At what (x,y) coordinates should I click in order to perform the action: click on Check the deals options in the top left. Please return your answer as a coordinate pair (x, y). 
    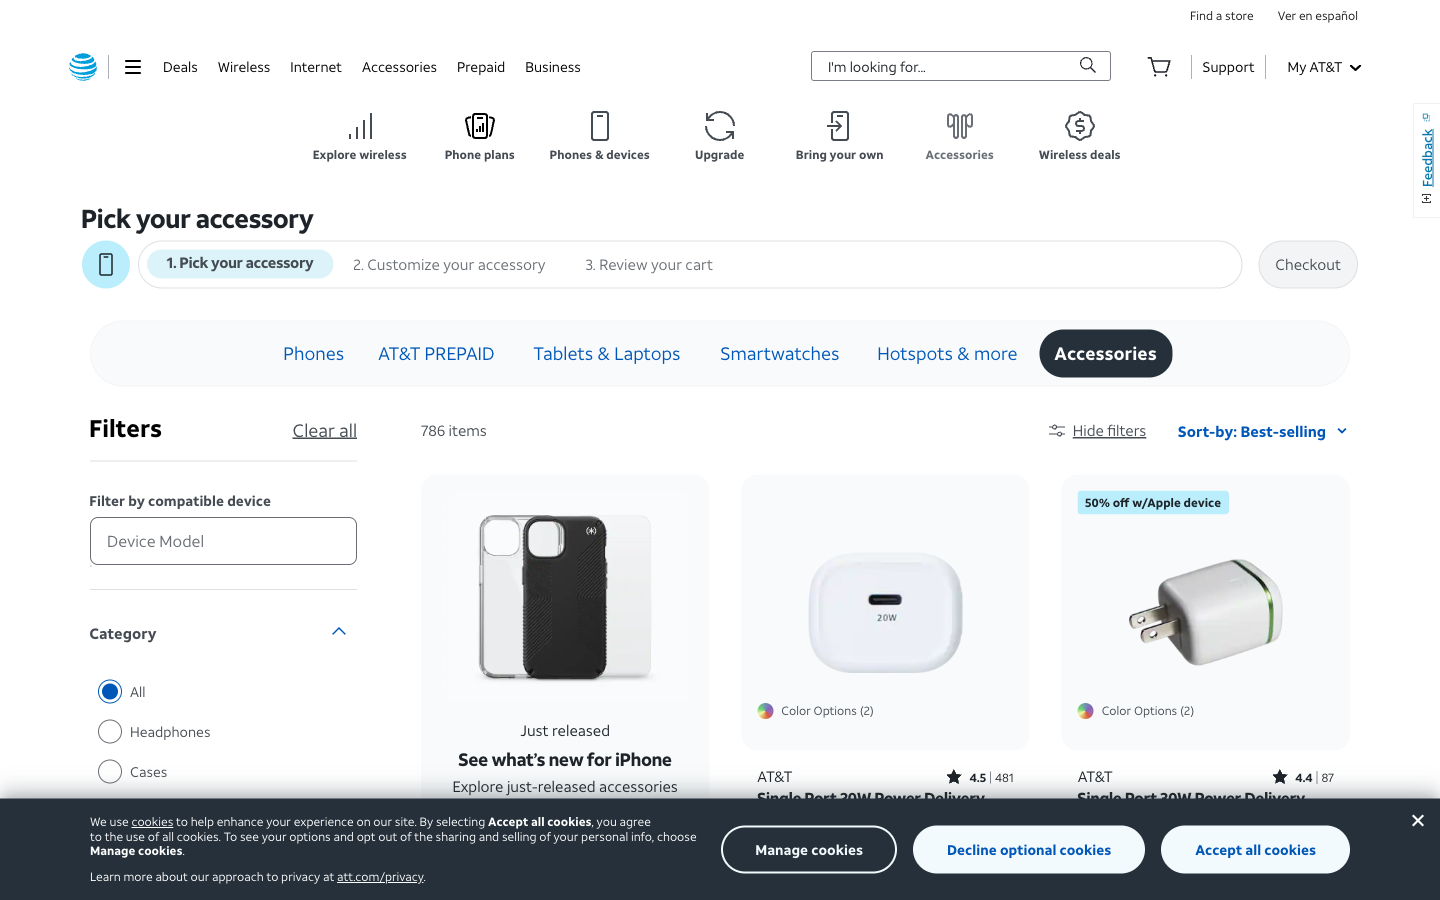
    Looking at the image, I should click on (179, 65).